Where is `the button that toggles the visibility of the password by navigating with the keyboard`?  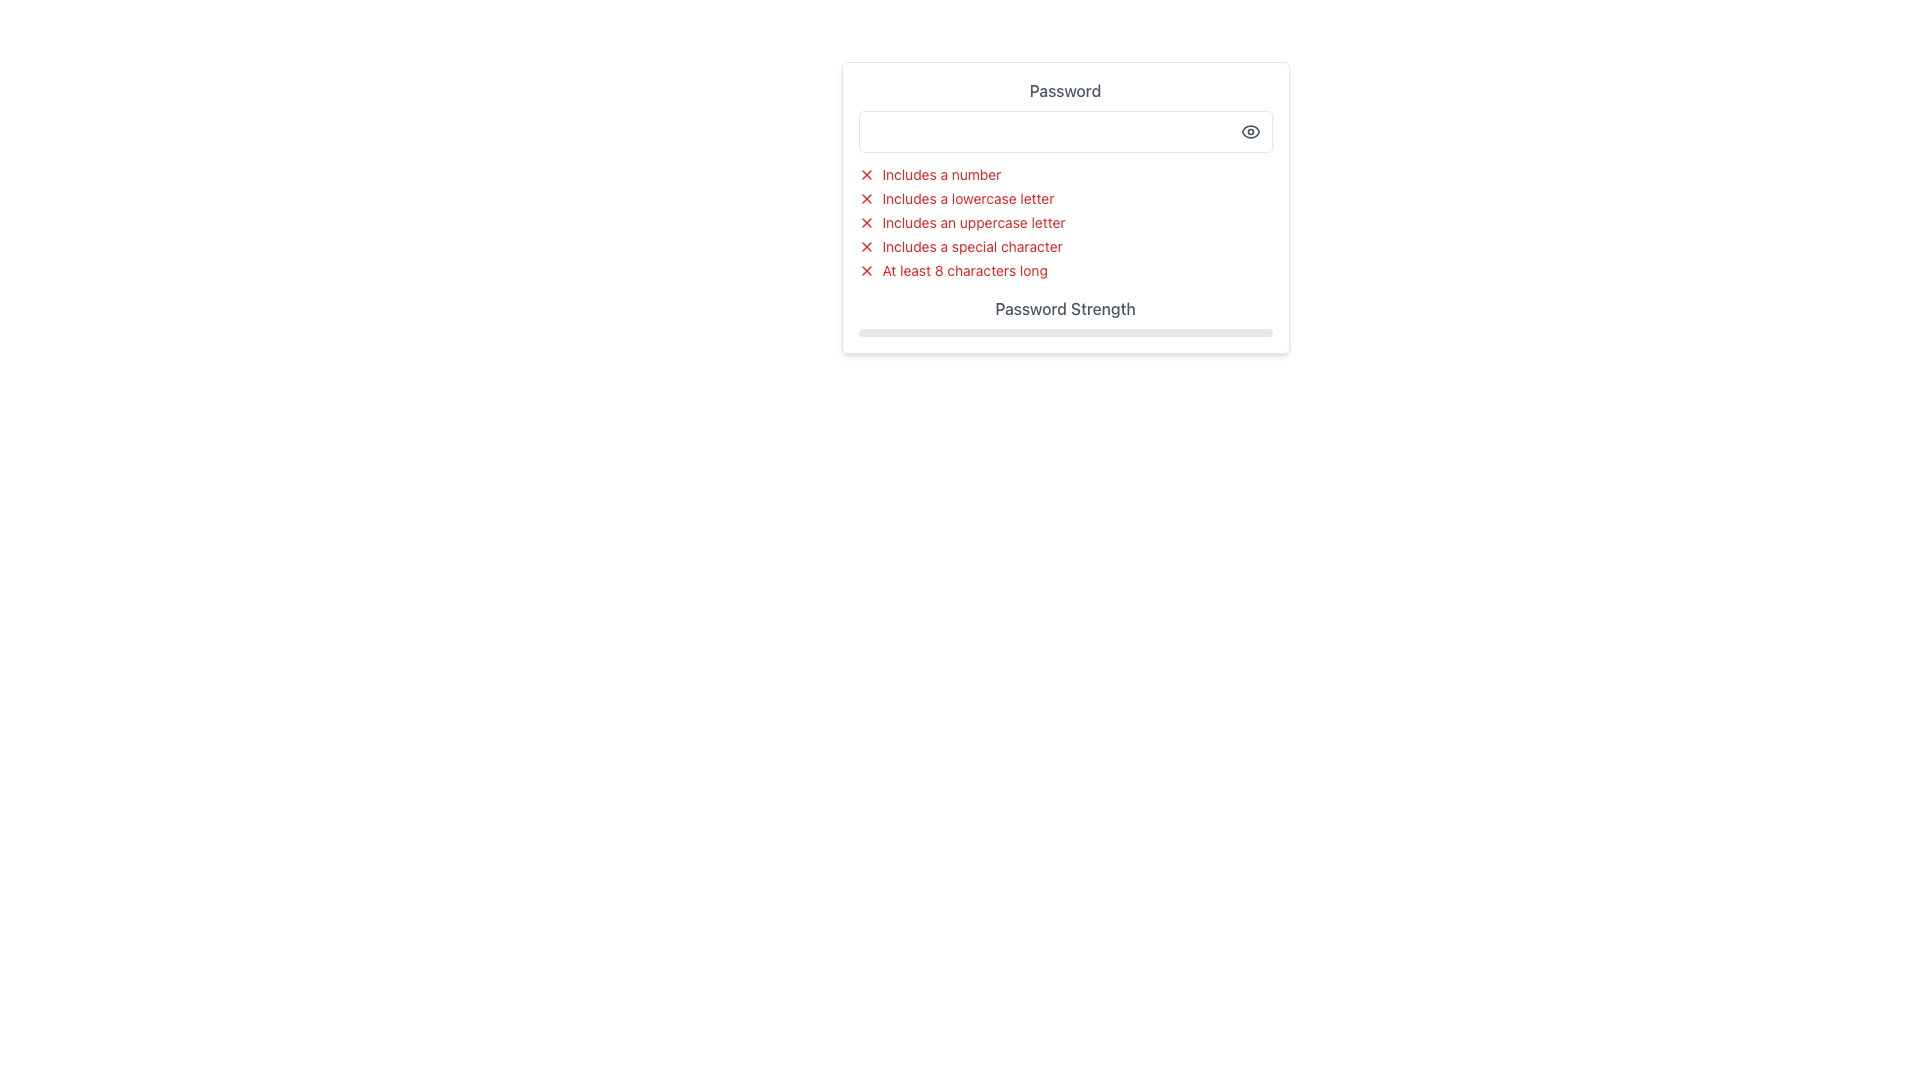 the button that toggles the visibility of the password by navigating with the keyboard is located at coordinates (1249, 131).